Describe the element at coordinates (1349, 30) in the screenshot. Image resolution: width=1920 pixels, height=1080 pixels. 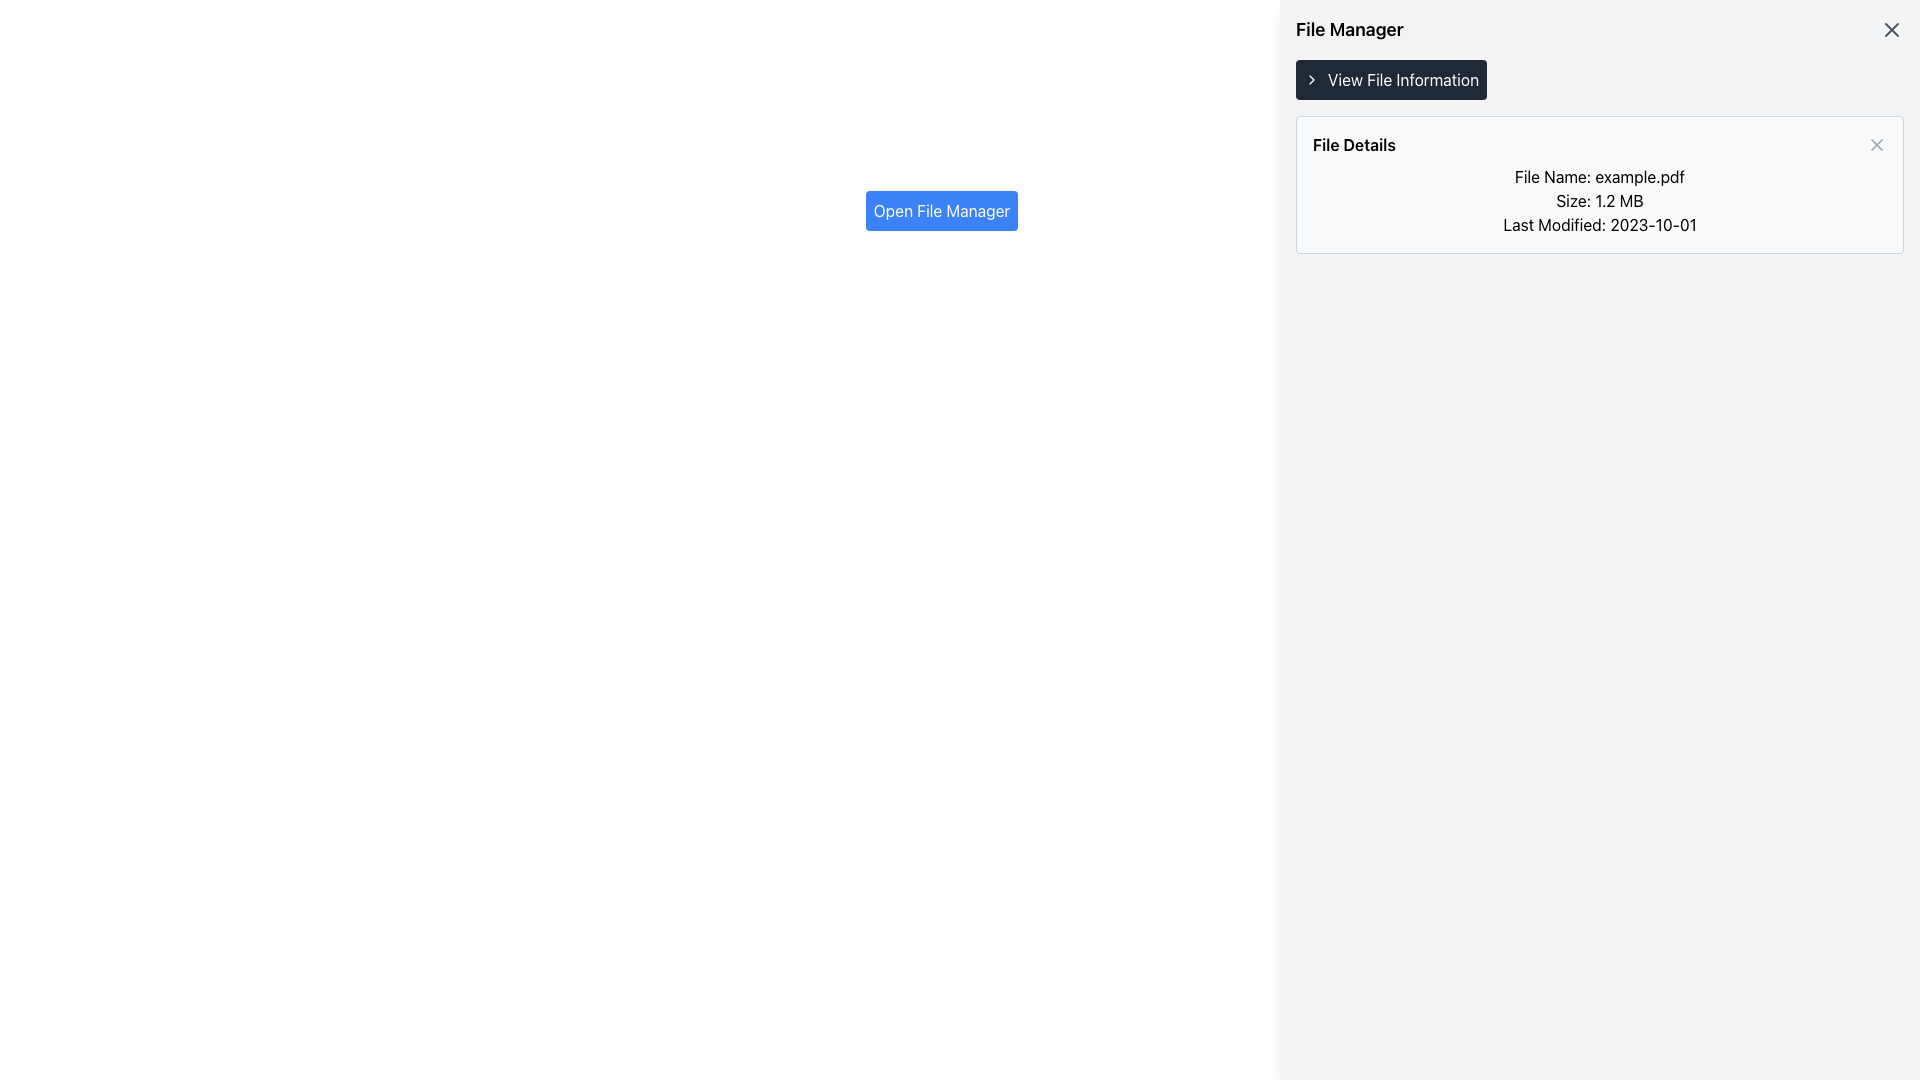
I see `the 'File Manager' static text label, which is displayed in bold and slightly larger font, located at the top right section of the interface` at that location.